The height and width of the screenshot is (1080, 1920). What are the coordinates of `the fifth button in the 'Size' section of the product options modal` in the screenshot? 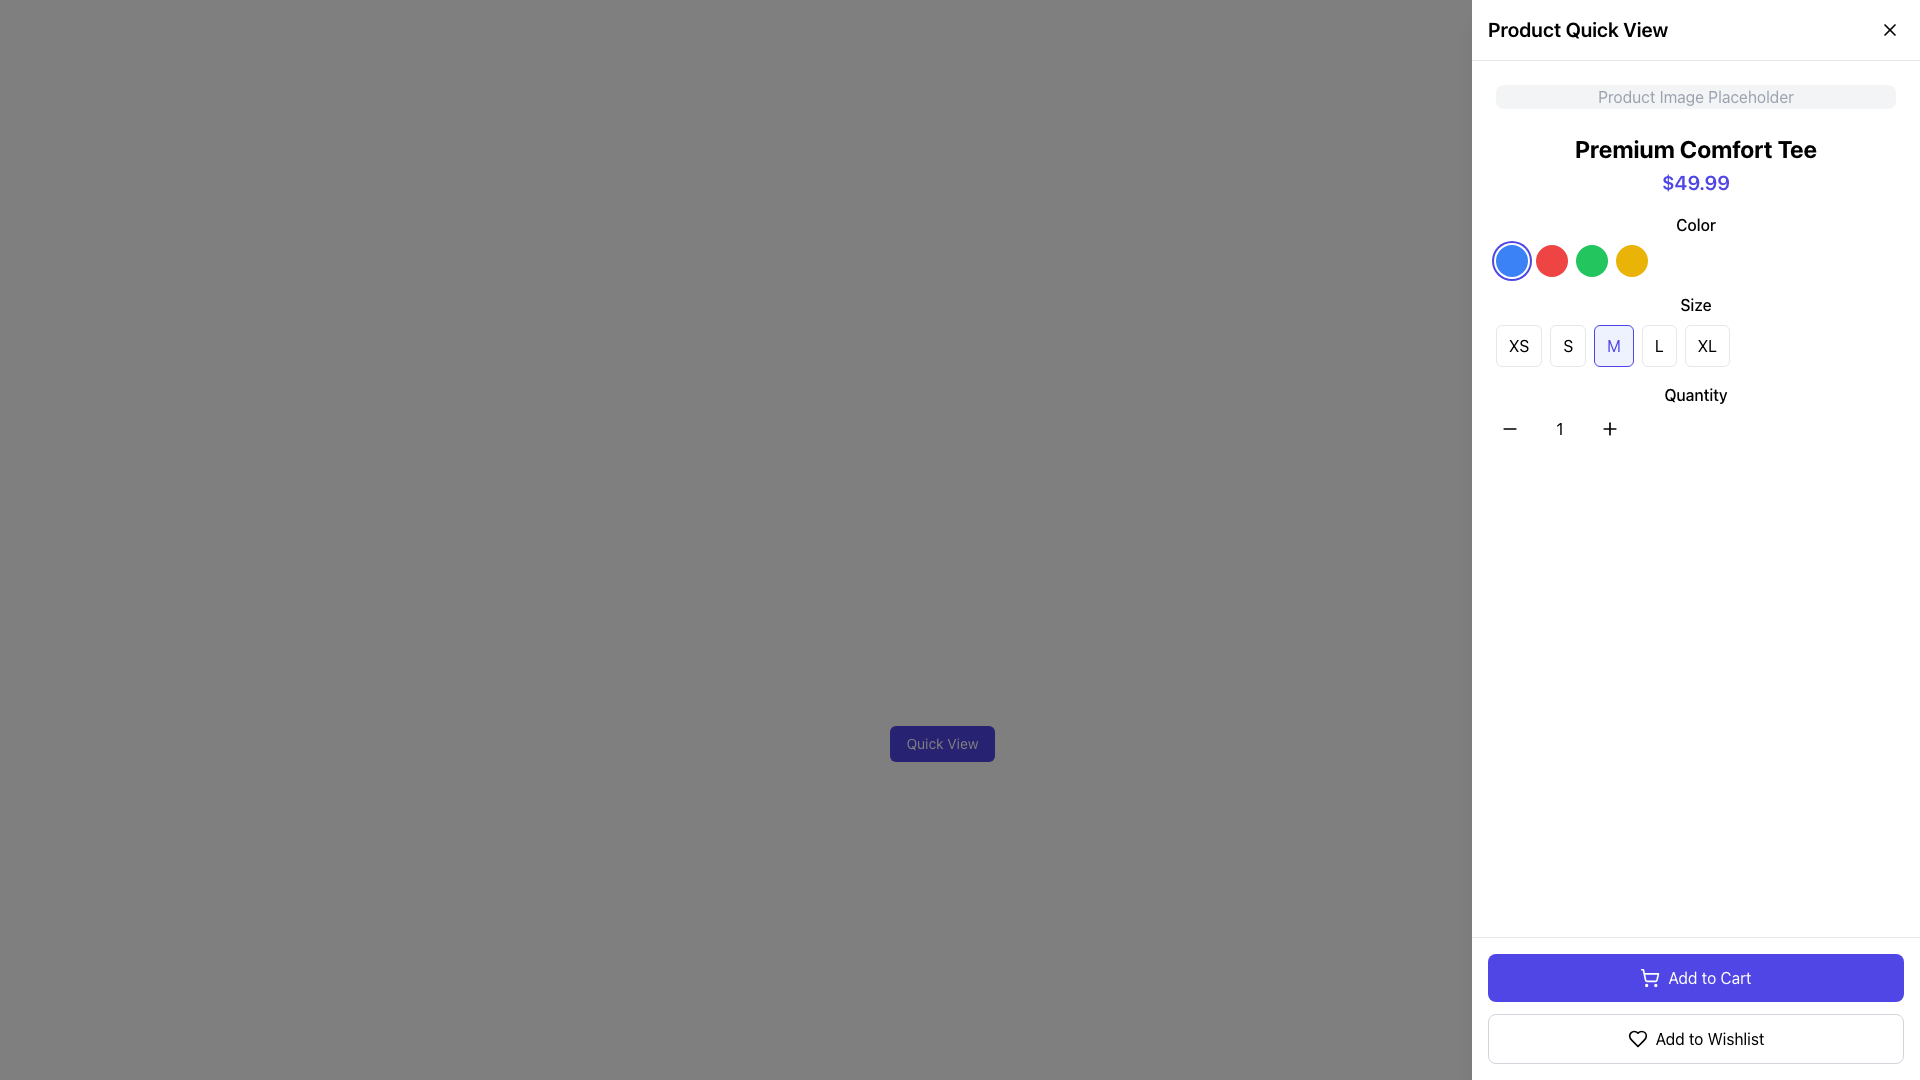 It's located at (1694, 329).